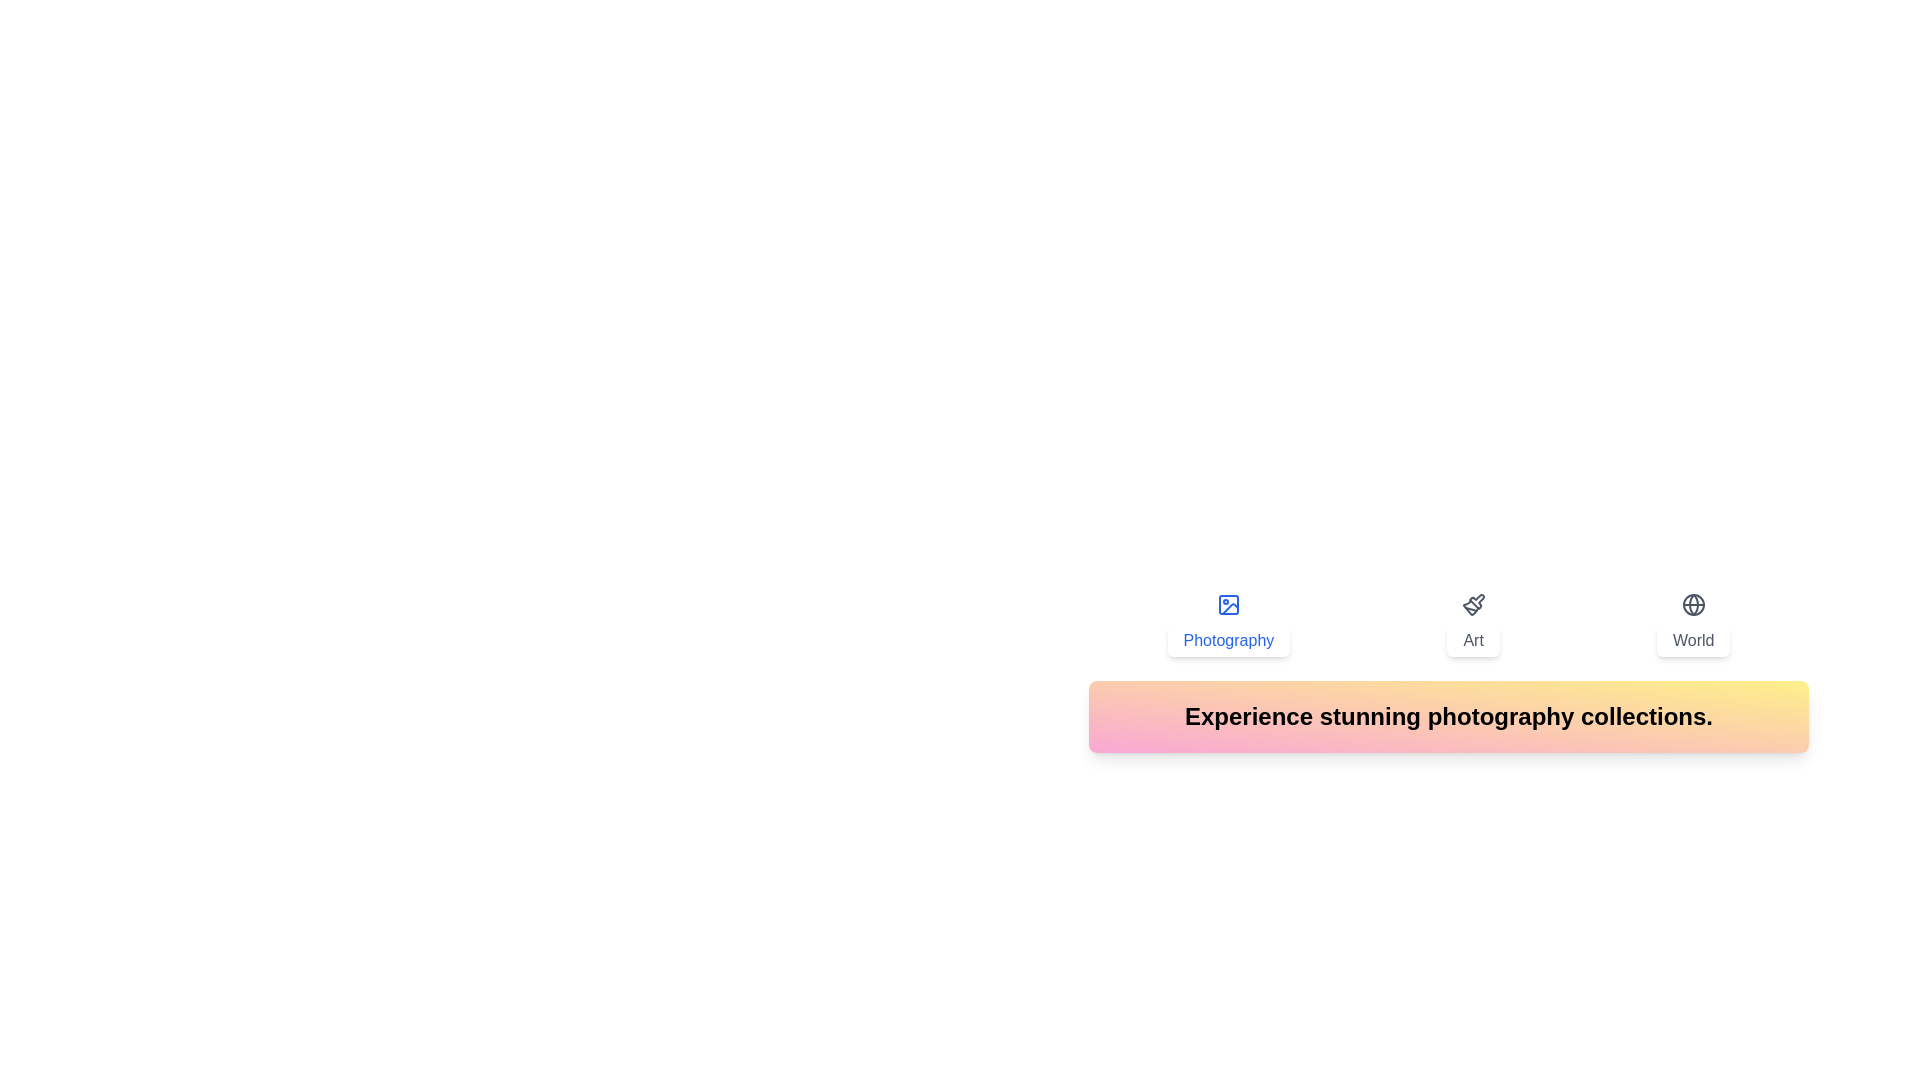 Image resolution: width=1920 pixels, height=1080 pixels. I want to click on the icon of the Art tab to activate it, so click(1473, 604).